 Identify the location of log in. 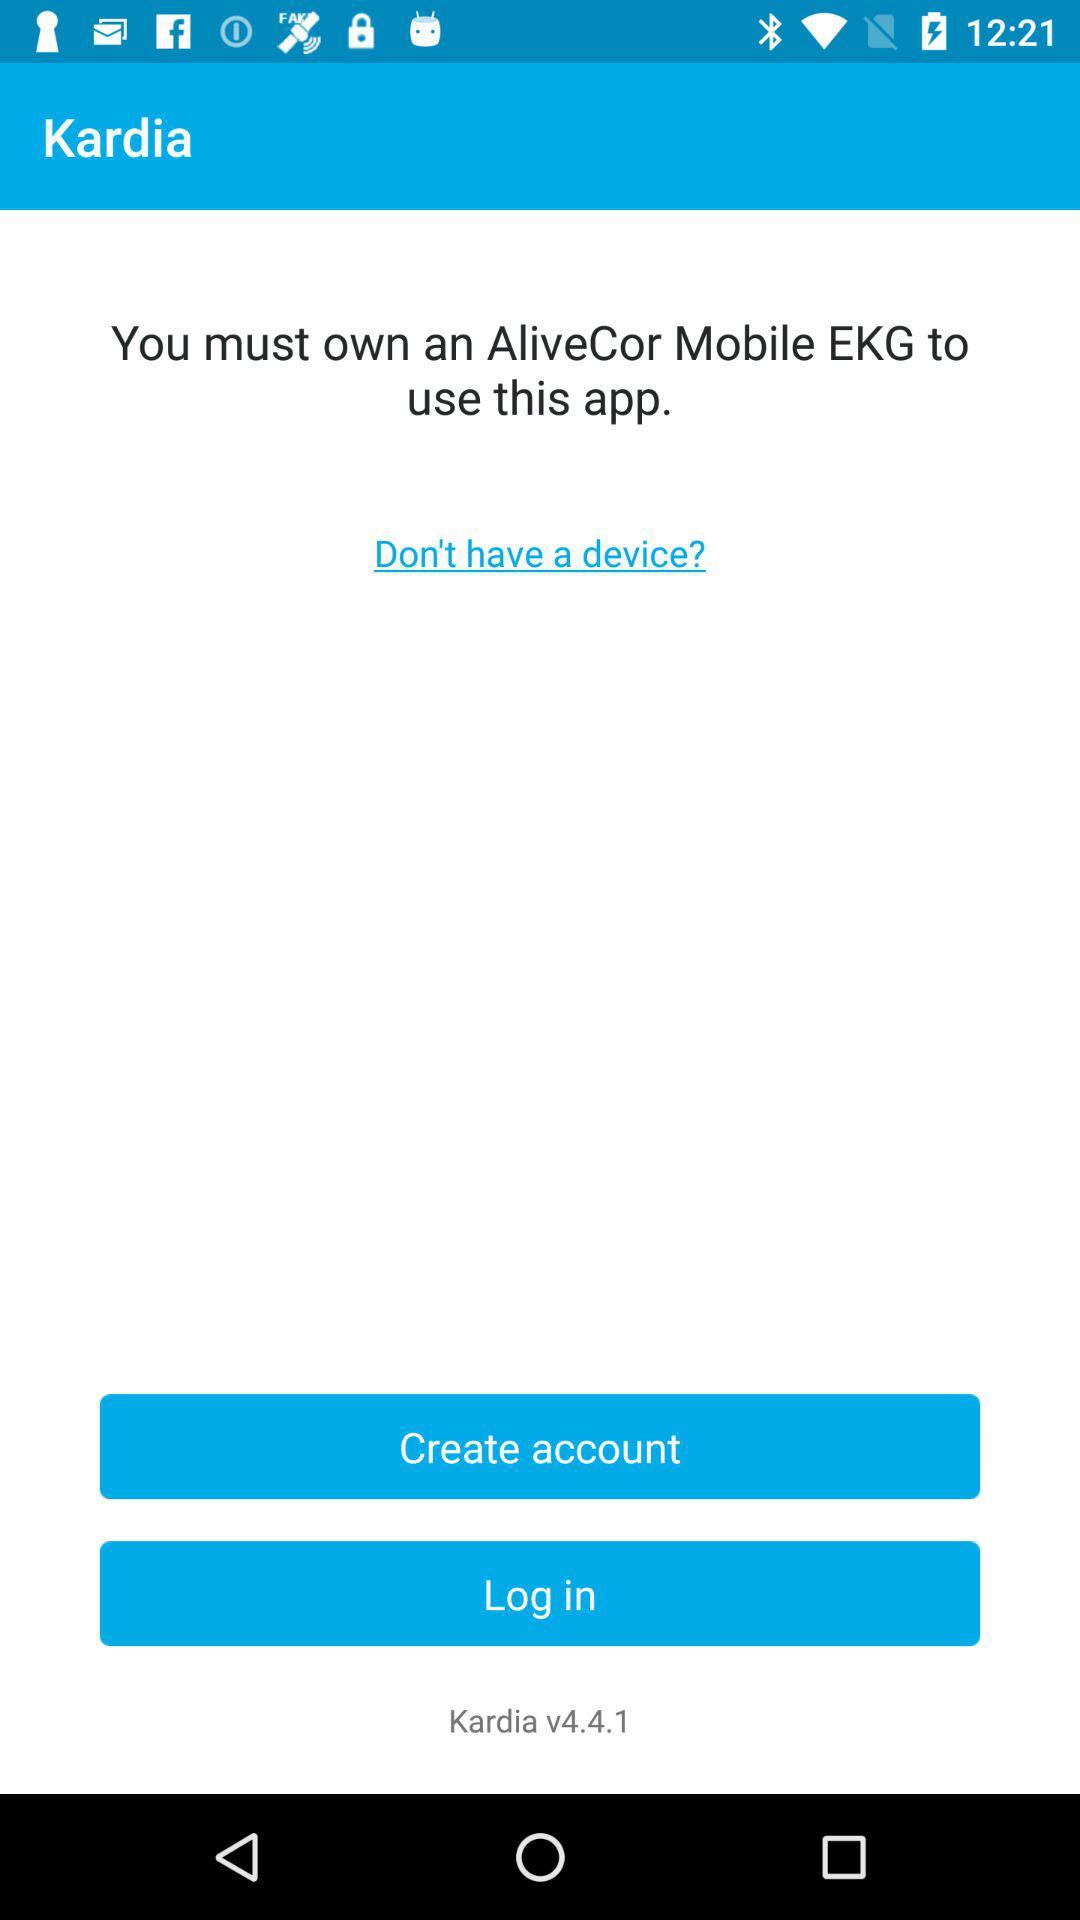
(540, 1592).